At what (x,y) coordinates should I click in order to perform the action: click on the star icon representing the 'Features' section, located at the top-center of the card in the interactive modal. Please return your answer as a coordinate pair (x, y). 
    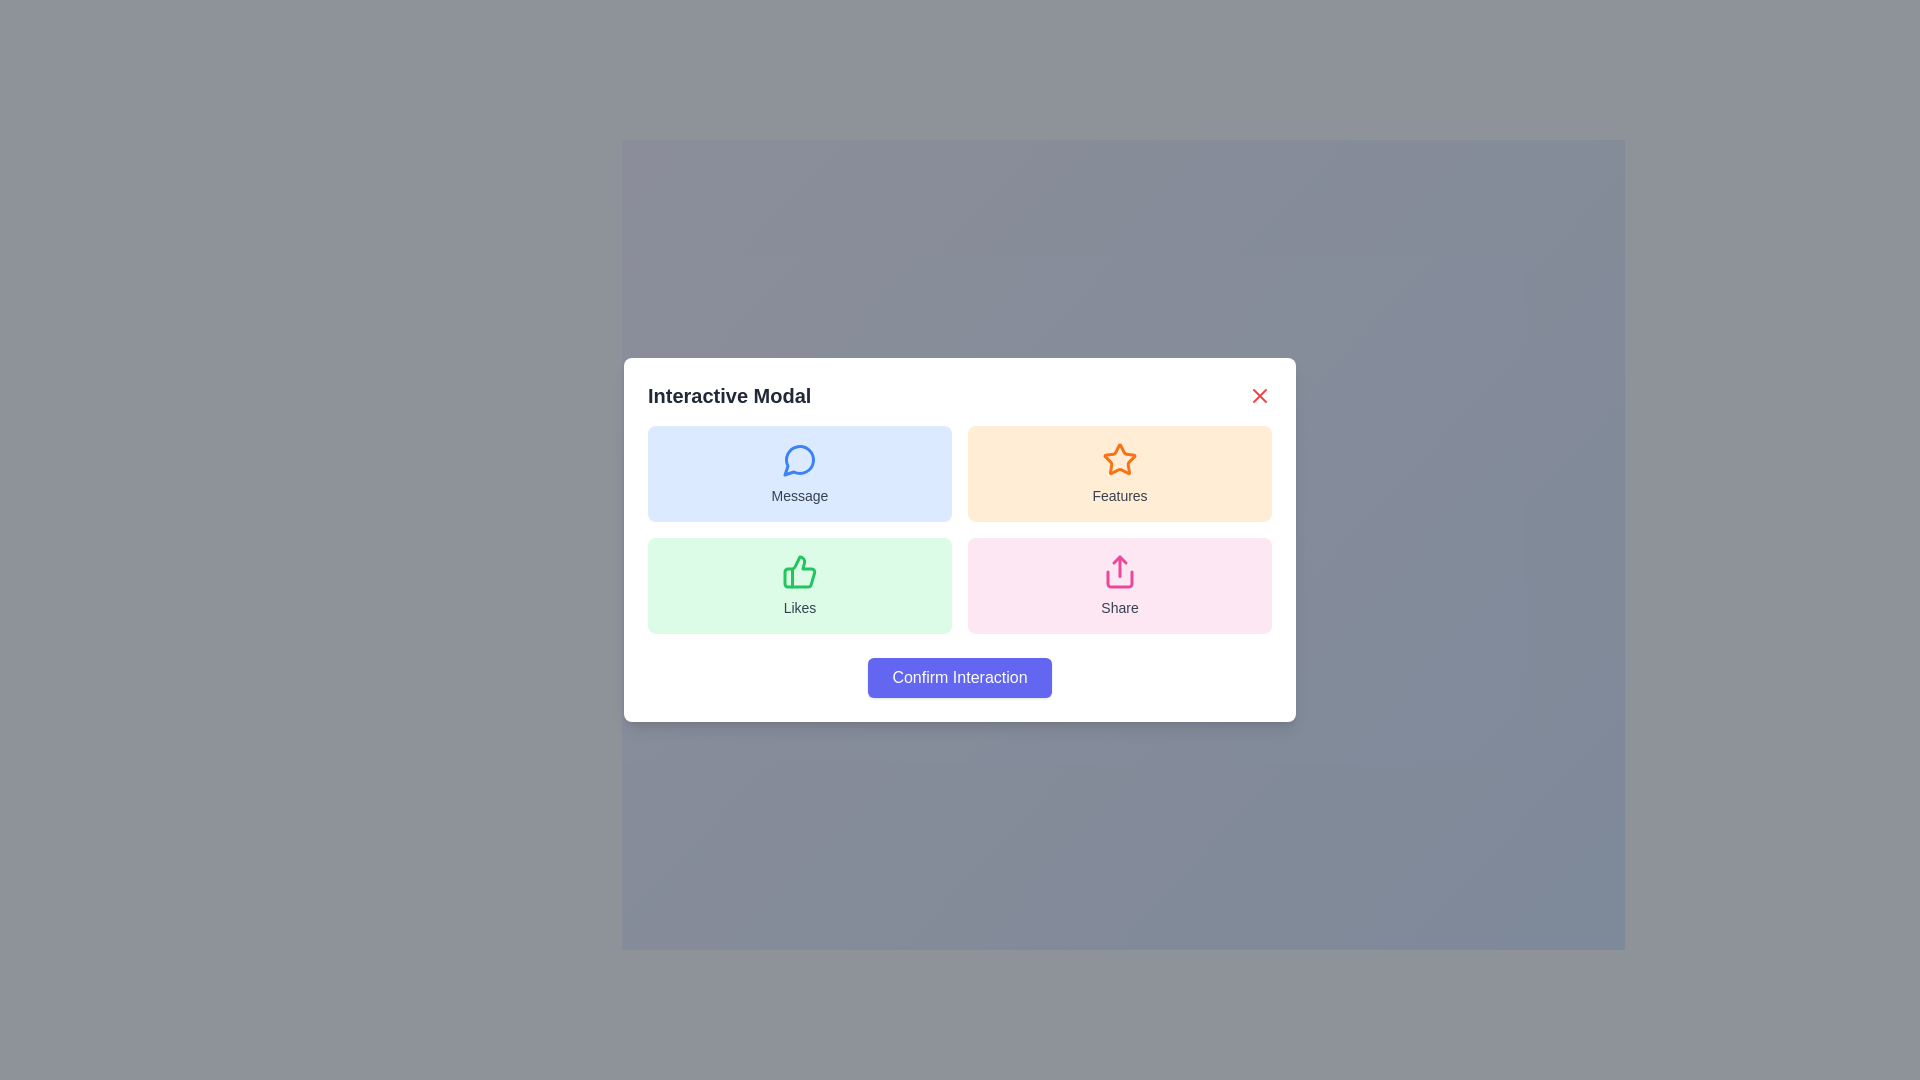
    Looking at the image, I should click on (1118, 459).